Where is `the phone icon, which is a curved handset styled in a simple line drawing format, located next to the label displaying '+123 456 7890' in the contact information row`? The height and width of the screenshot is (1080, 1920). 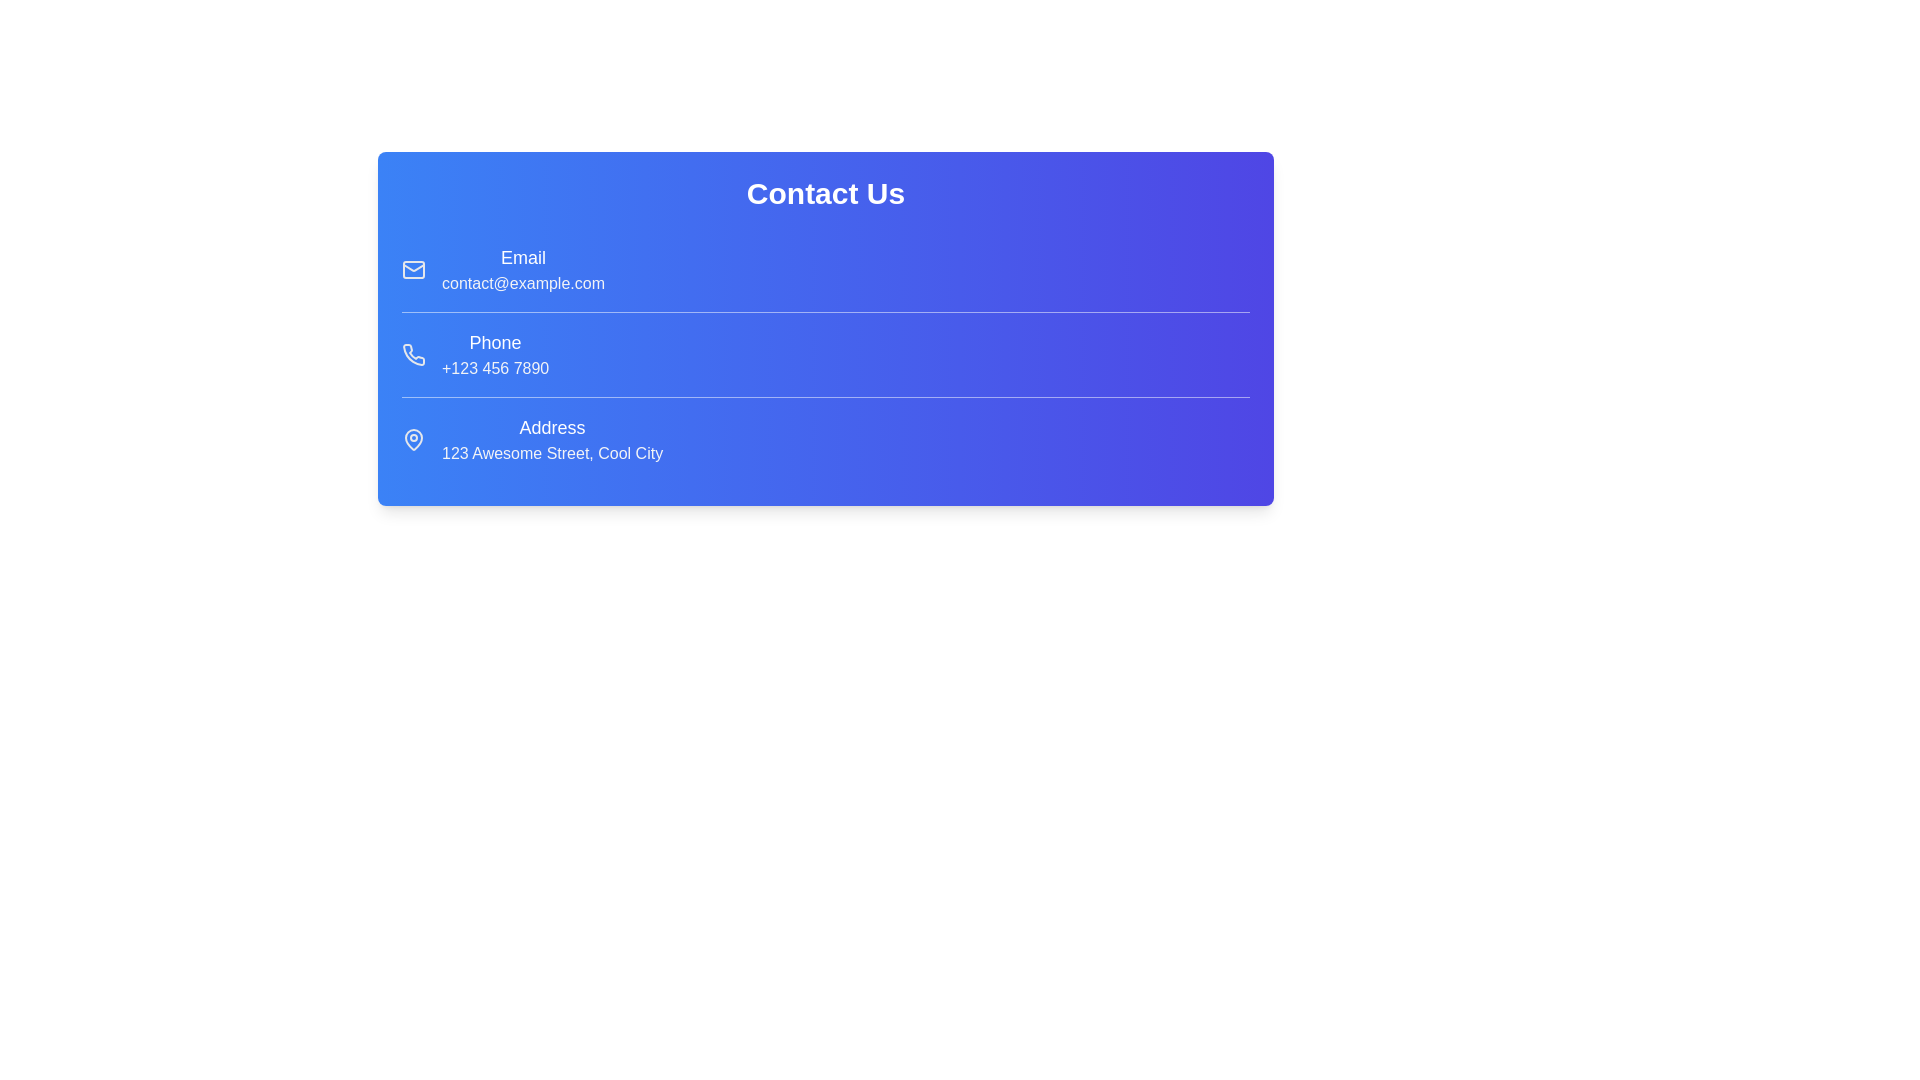
the phone icon, which is a curved handset styled in a simple line drawing format, located next to the label displaying '+123 456 7890' in the contact information row is located at coordinates (413, 353).